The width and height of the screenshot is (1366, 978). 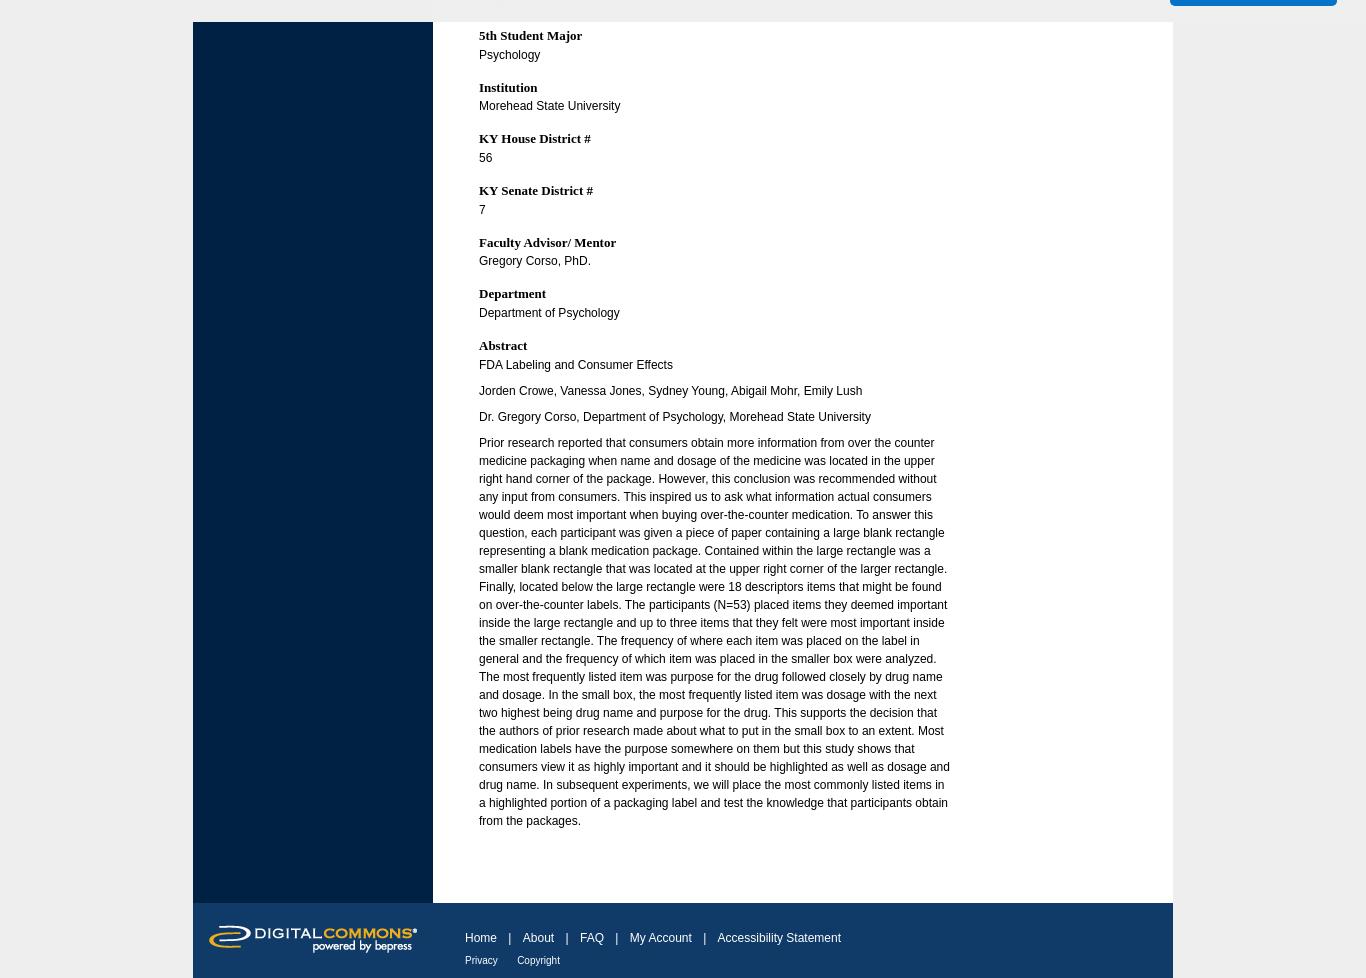 I want to click on 'FDA Labeling and Consumer Effects', so click(x=574, y=363).